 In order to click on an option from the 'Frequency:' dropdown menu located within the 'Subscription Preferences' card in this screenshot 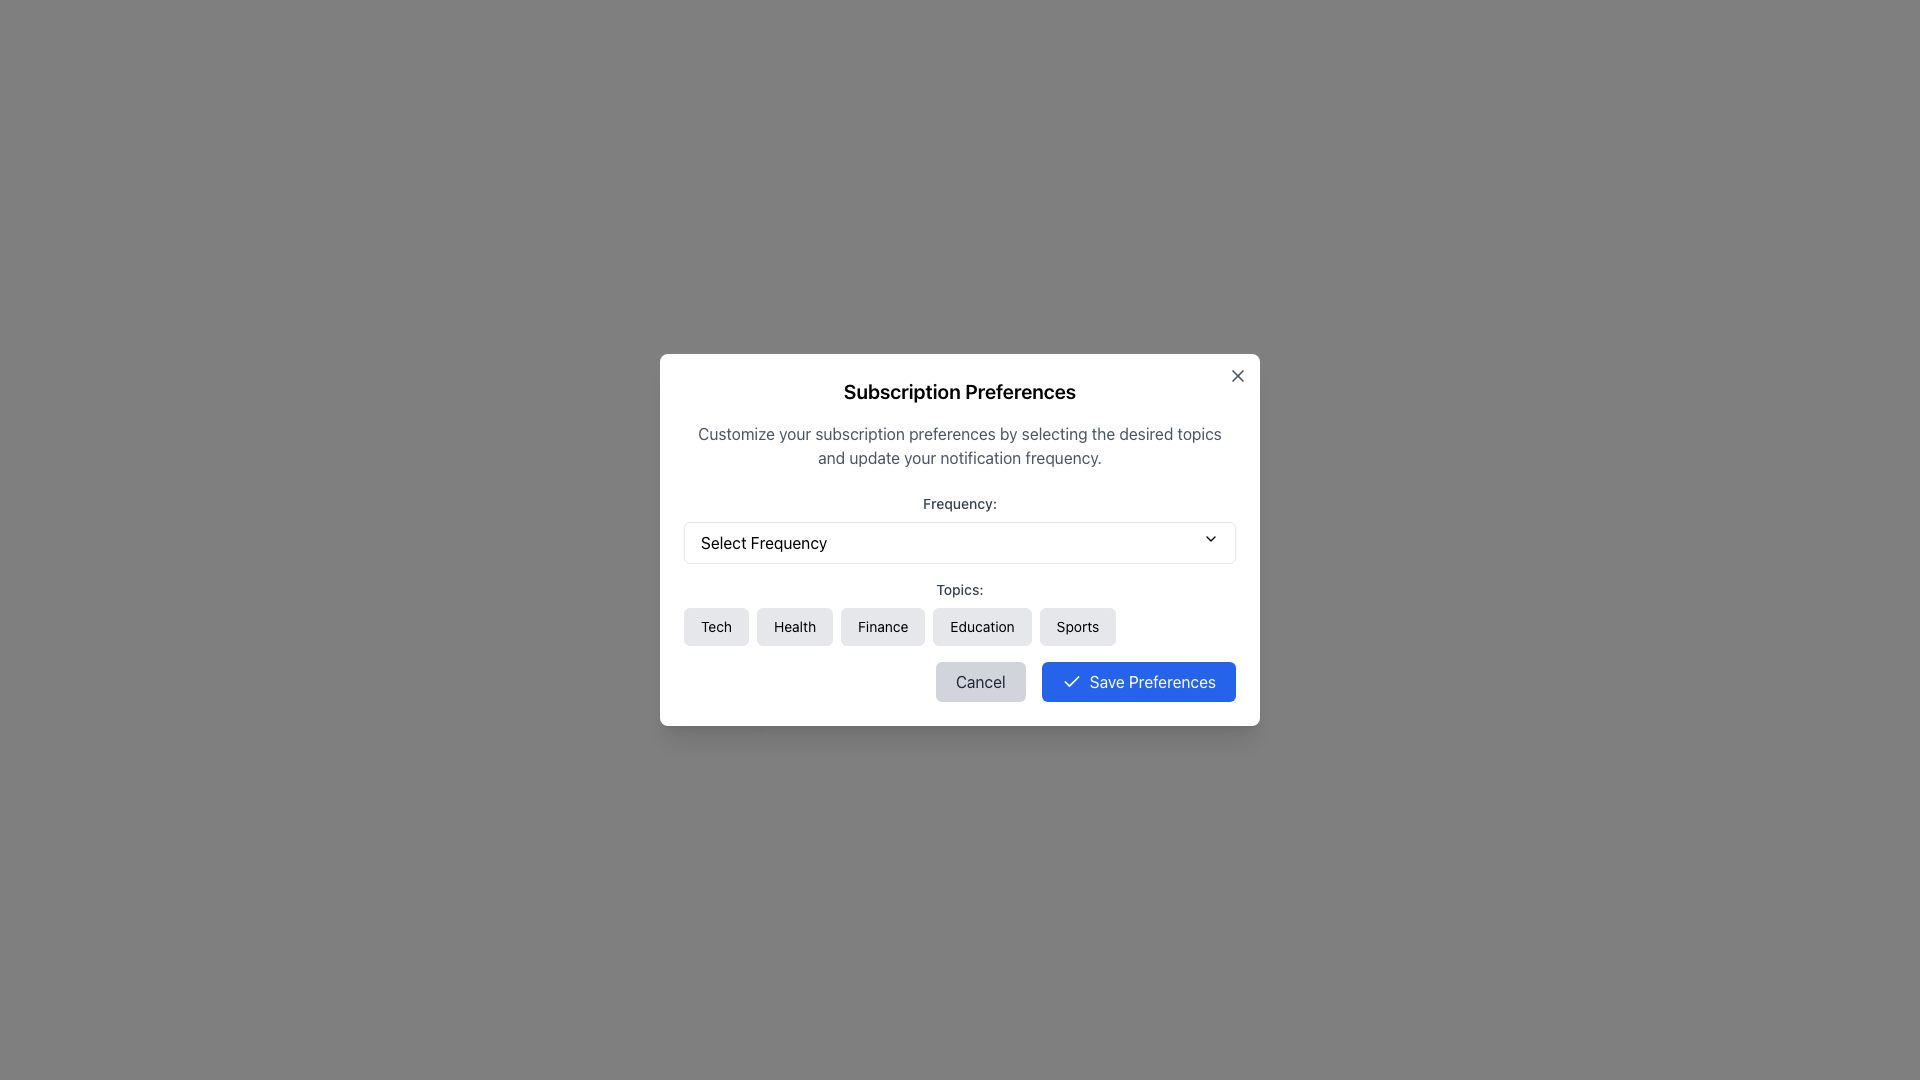, I will do `click(960, 527)`.